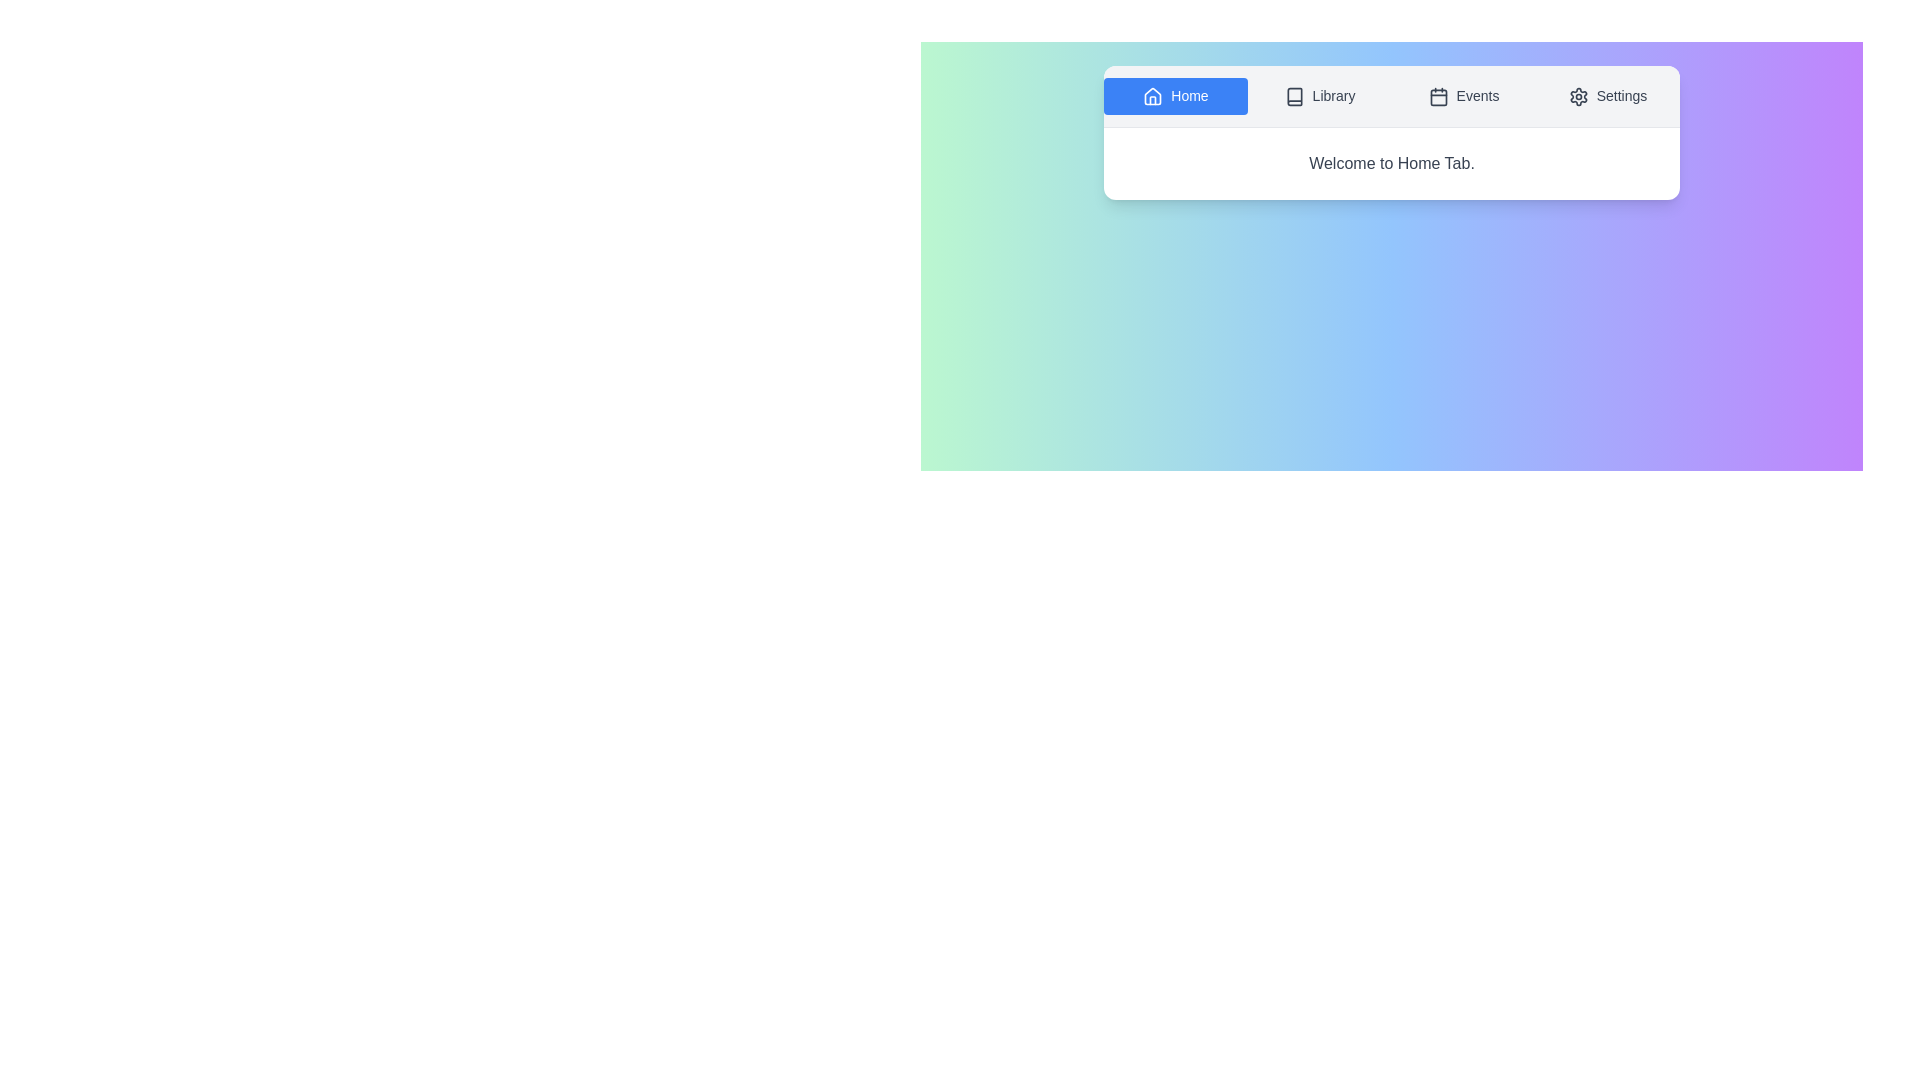 This screenshot has height=1080, width=1920. Describe the element at coordinates (1391, 161) in the screenshot. I see `the welcome message static text element located below the navigation bar in the 'Home' section of the application` at that location.